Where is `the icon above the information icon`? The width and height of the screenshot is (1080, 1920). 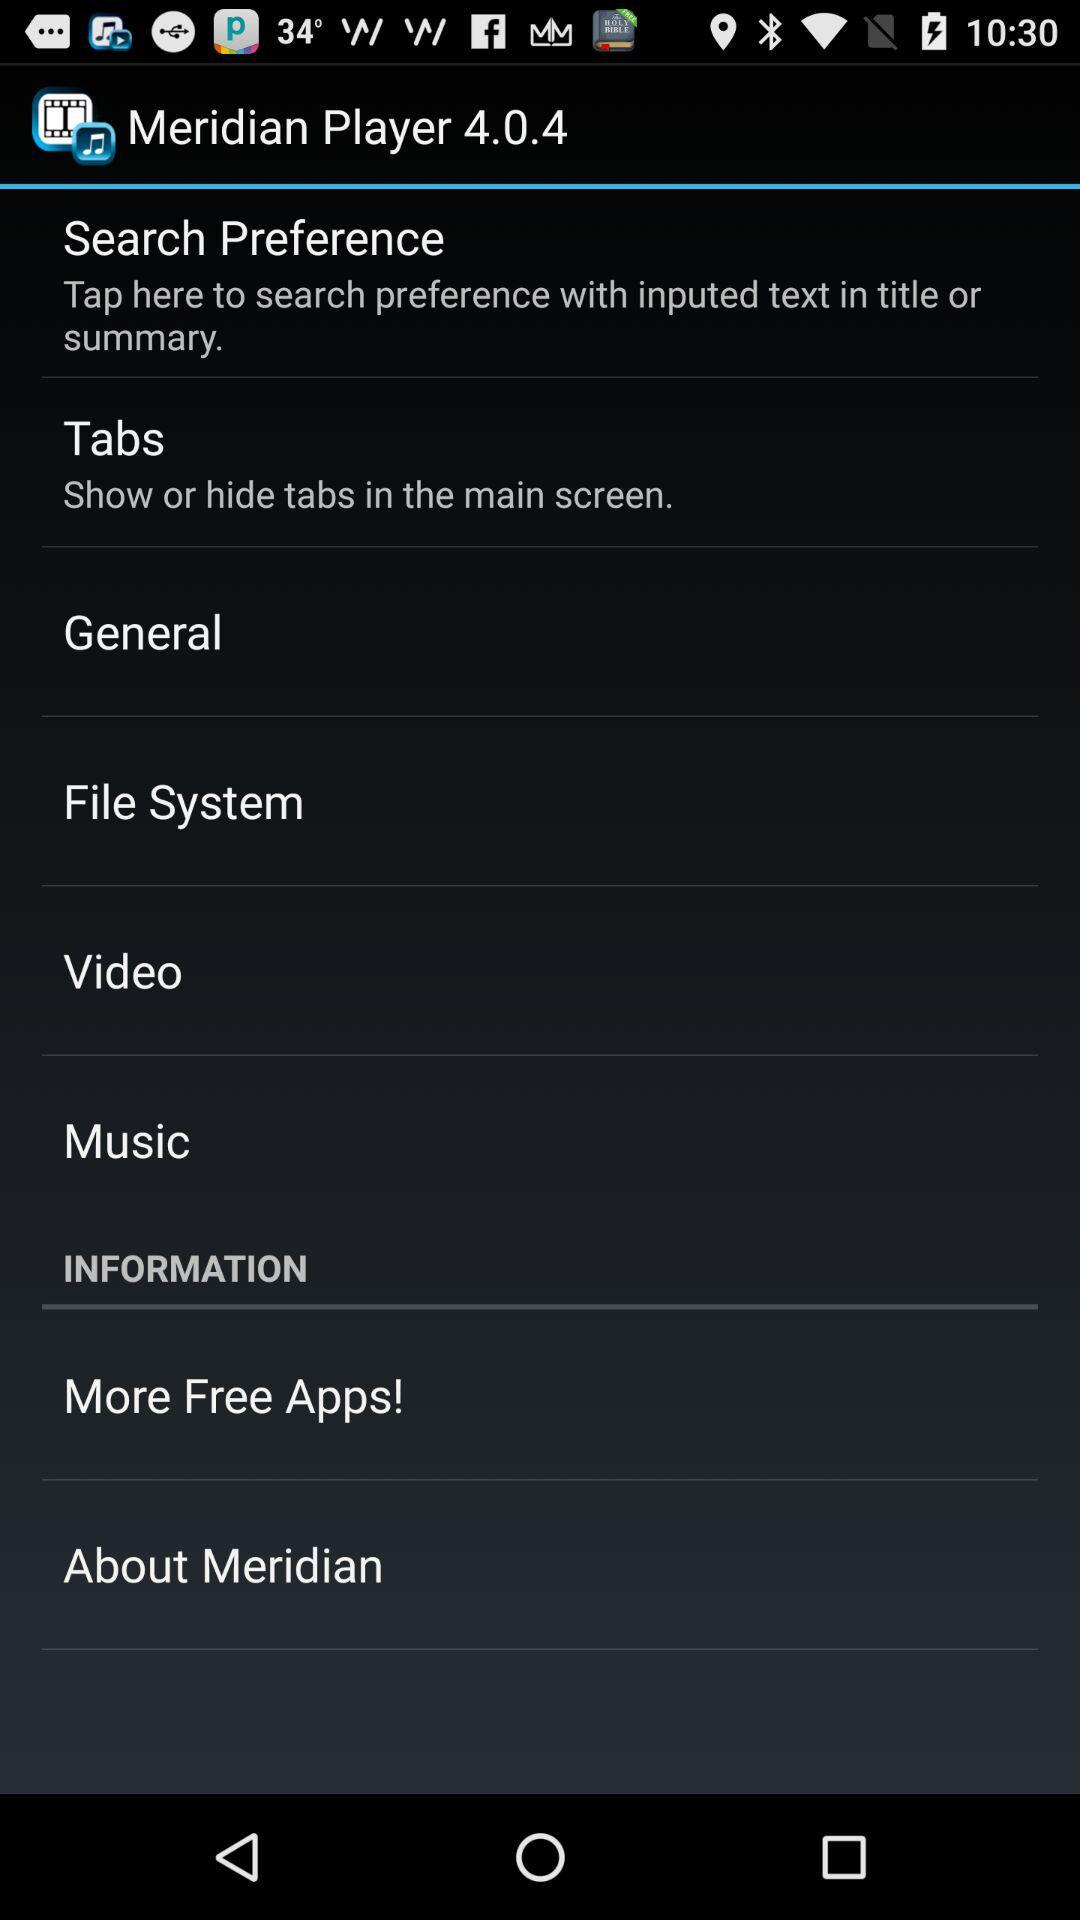
the icon above the information icon is located at coordinates (126, 1139).